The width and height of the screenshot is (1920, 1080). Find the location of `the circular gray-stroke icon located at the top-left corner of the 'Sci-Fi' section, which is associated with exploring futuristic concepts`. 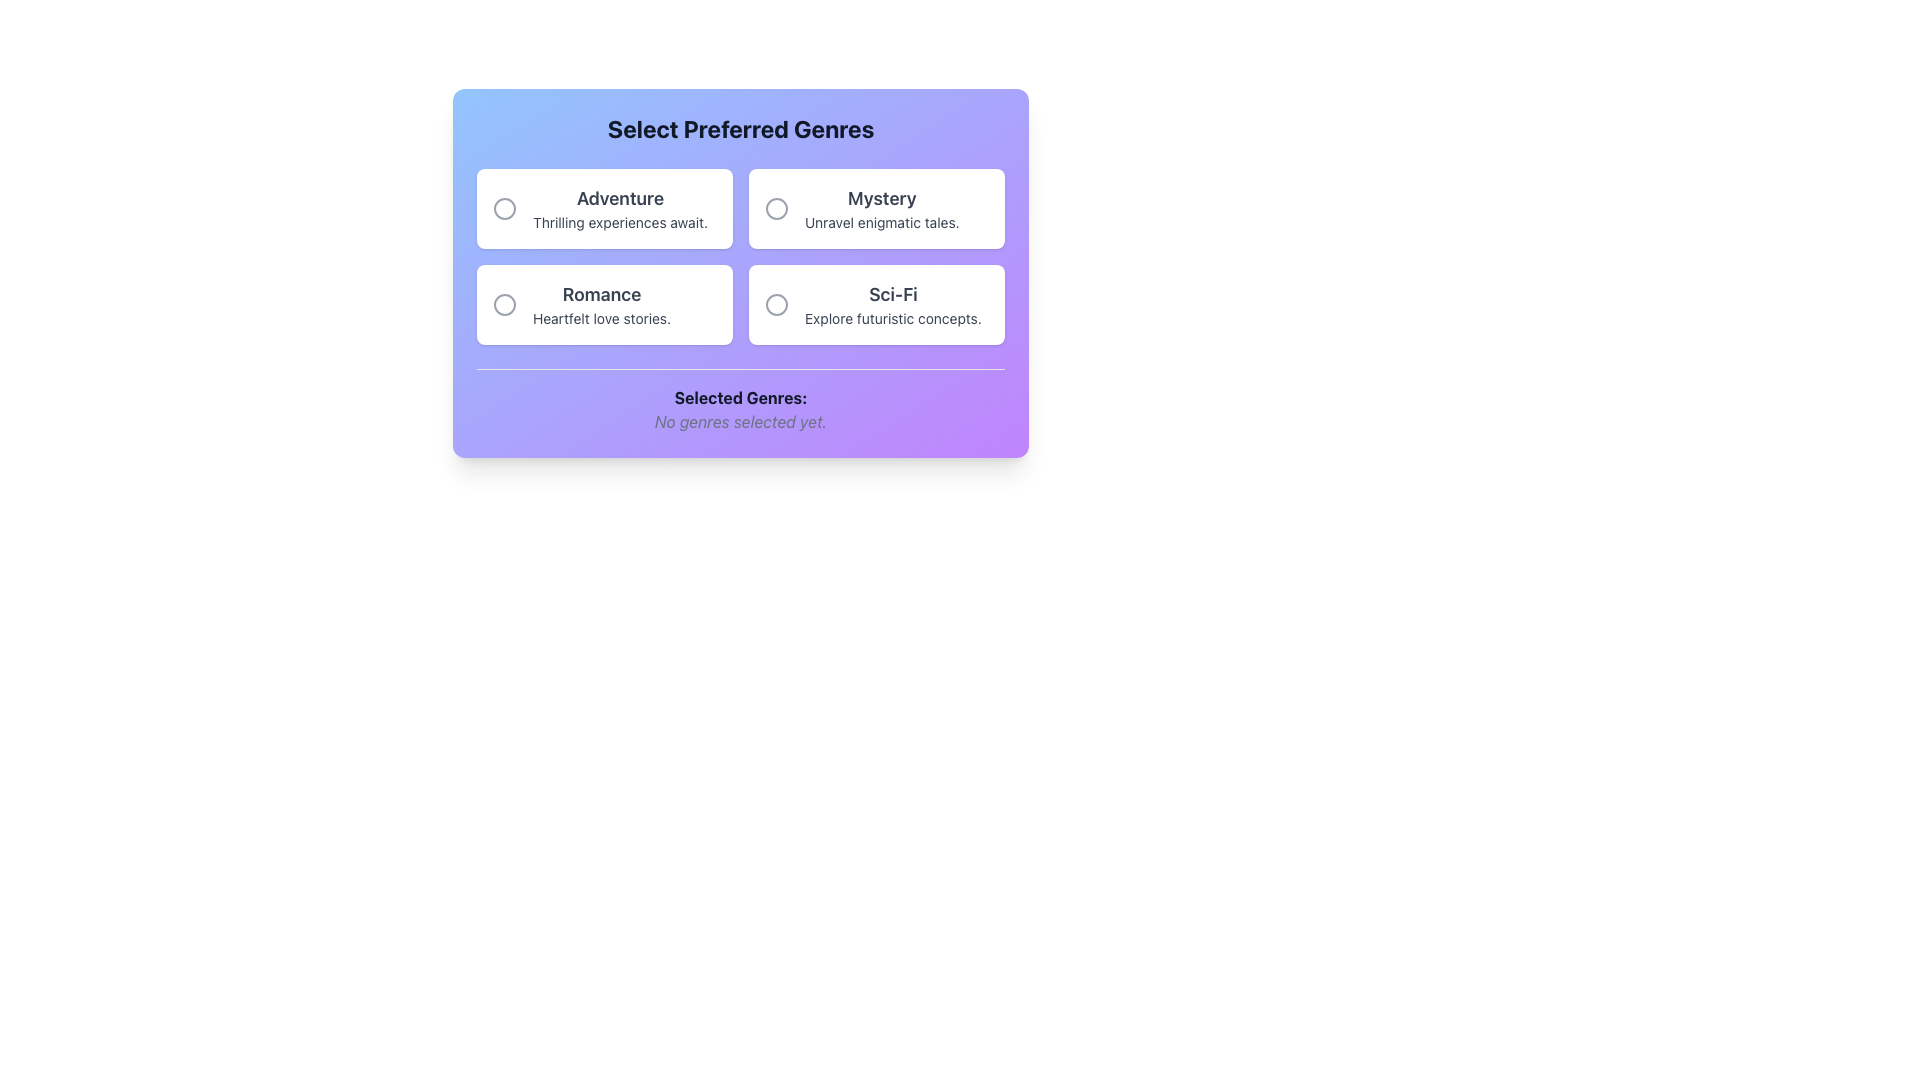

the circular gray-stroke icon located at the top-left corner of the 'Sci-Fi' section, which is associated with exploring futuristic concepts is located at coordinates (776, 304).